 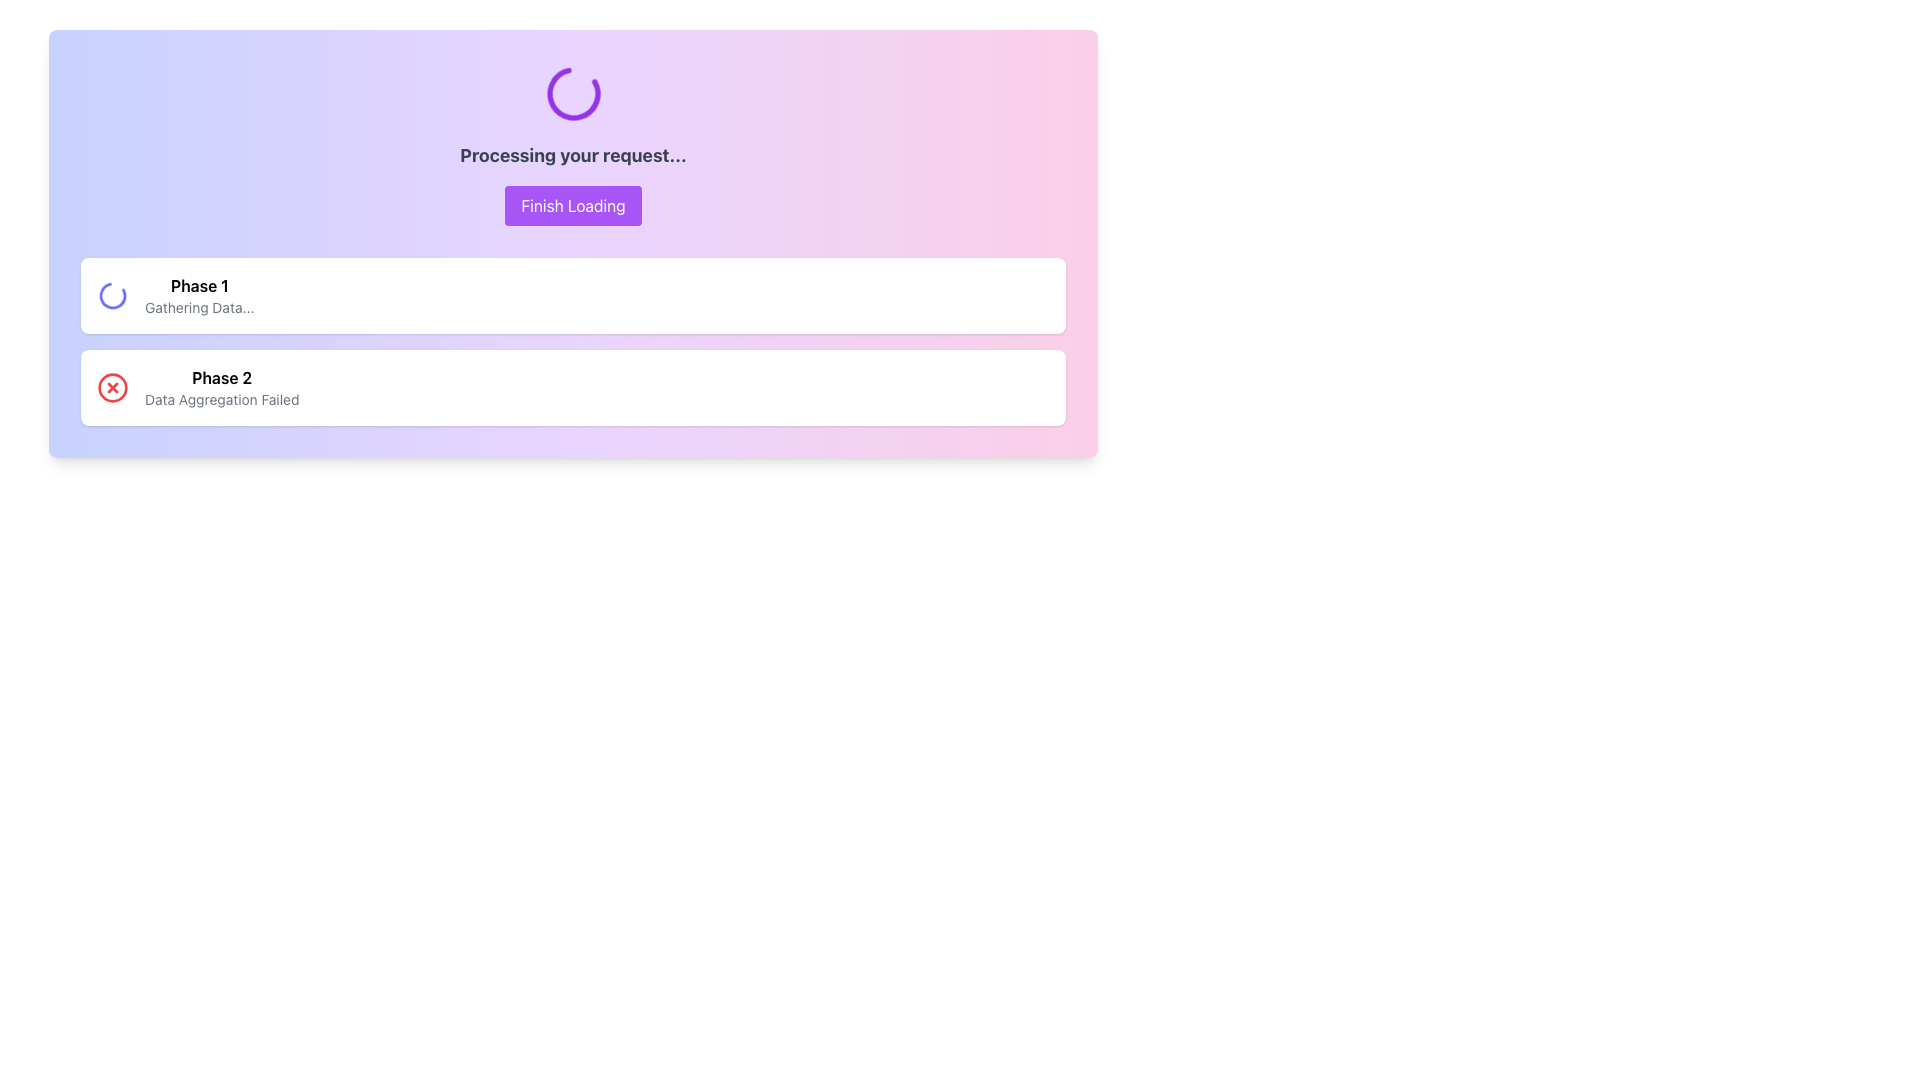 What do you see at coordinates (199, 285) in the screenshot?
I see `the text label that identifies 'Phase 1' in the process, which is centrally aligned and positioned at the top of its section` at bounding box center [199, 285].